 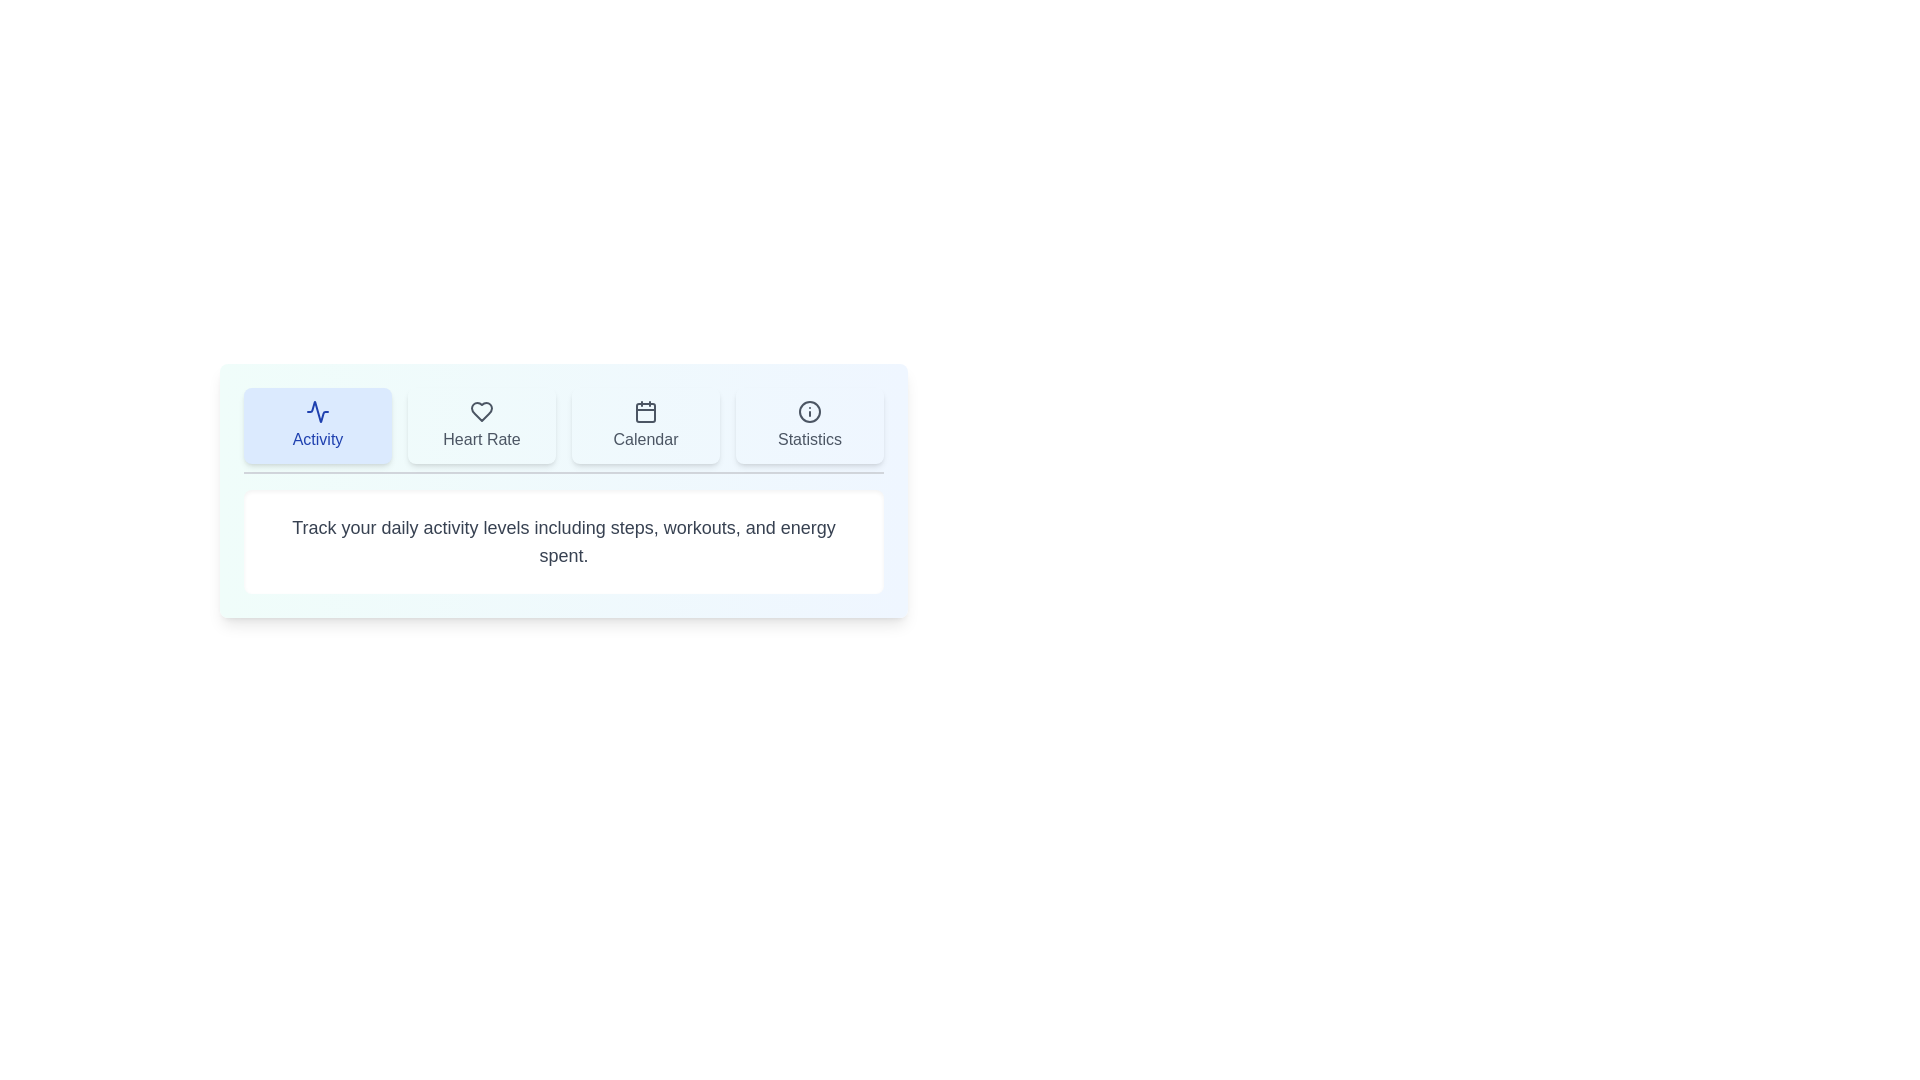 What do you see at coordinates (810, 424) in the screenshot?
I see `the tab button labeled Statistics to observe its visual effects` at bounding box center [810, 424].